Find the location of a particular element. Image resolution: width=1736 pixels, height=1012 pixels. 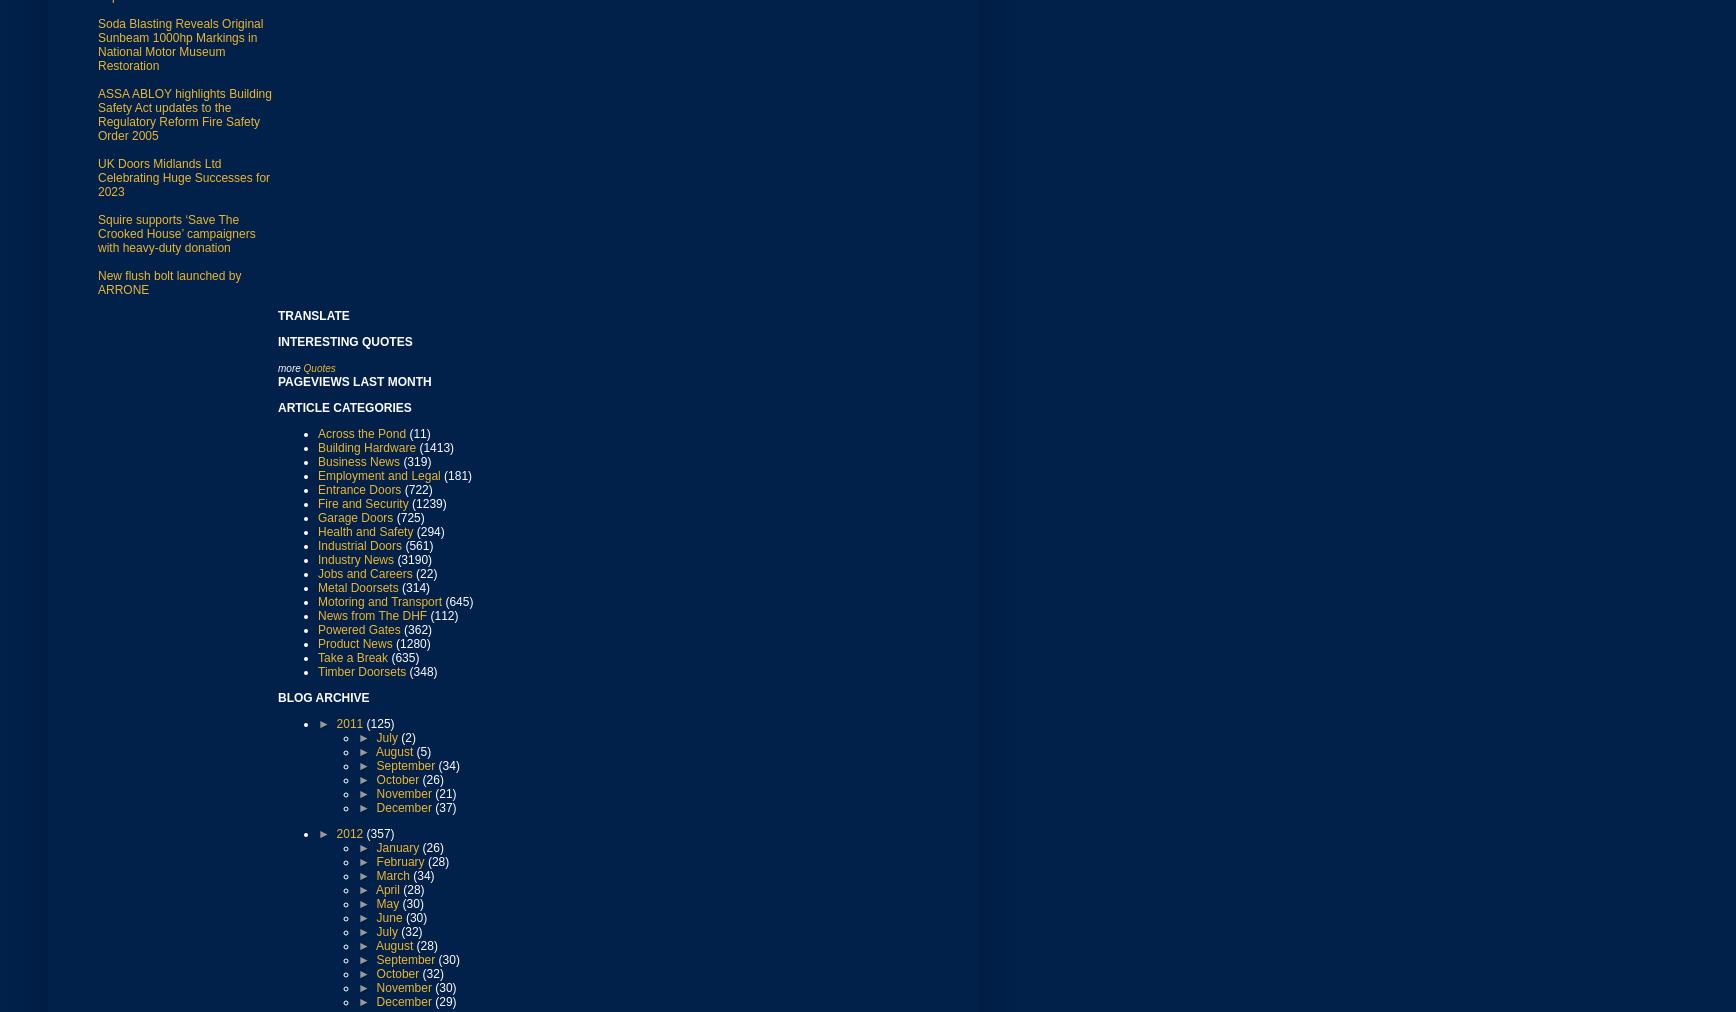

'(357)' is located at coordinates (365, 831).